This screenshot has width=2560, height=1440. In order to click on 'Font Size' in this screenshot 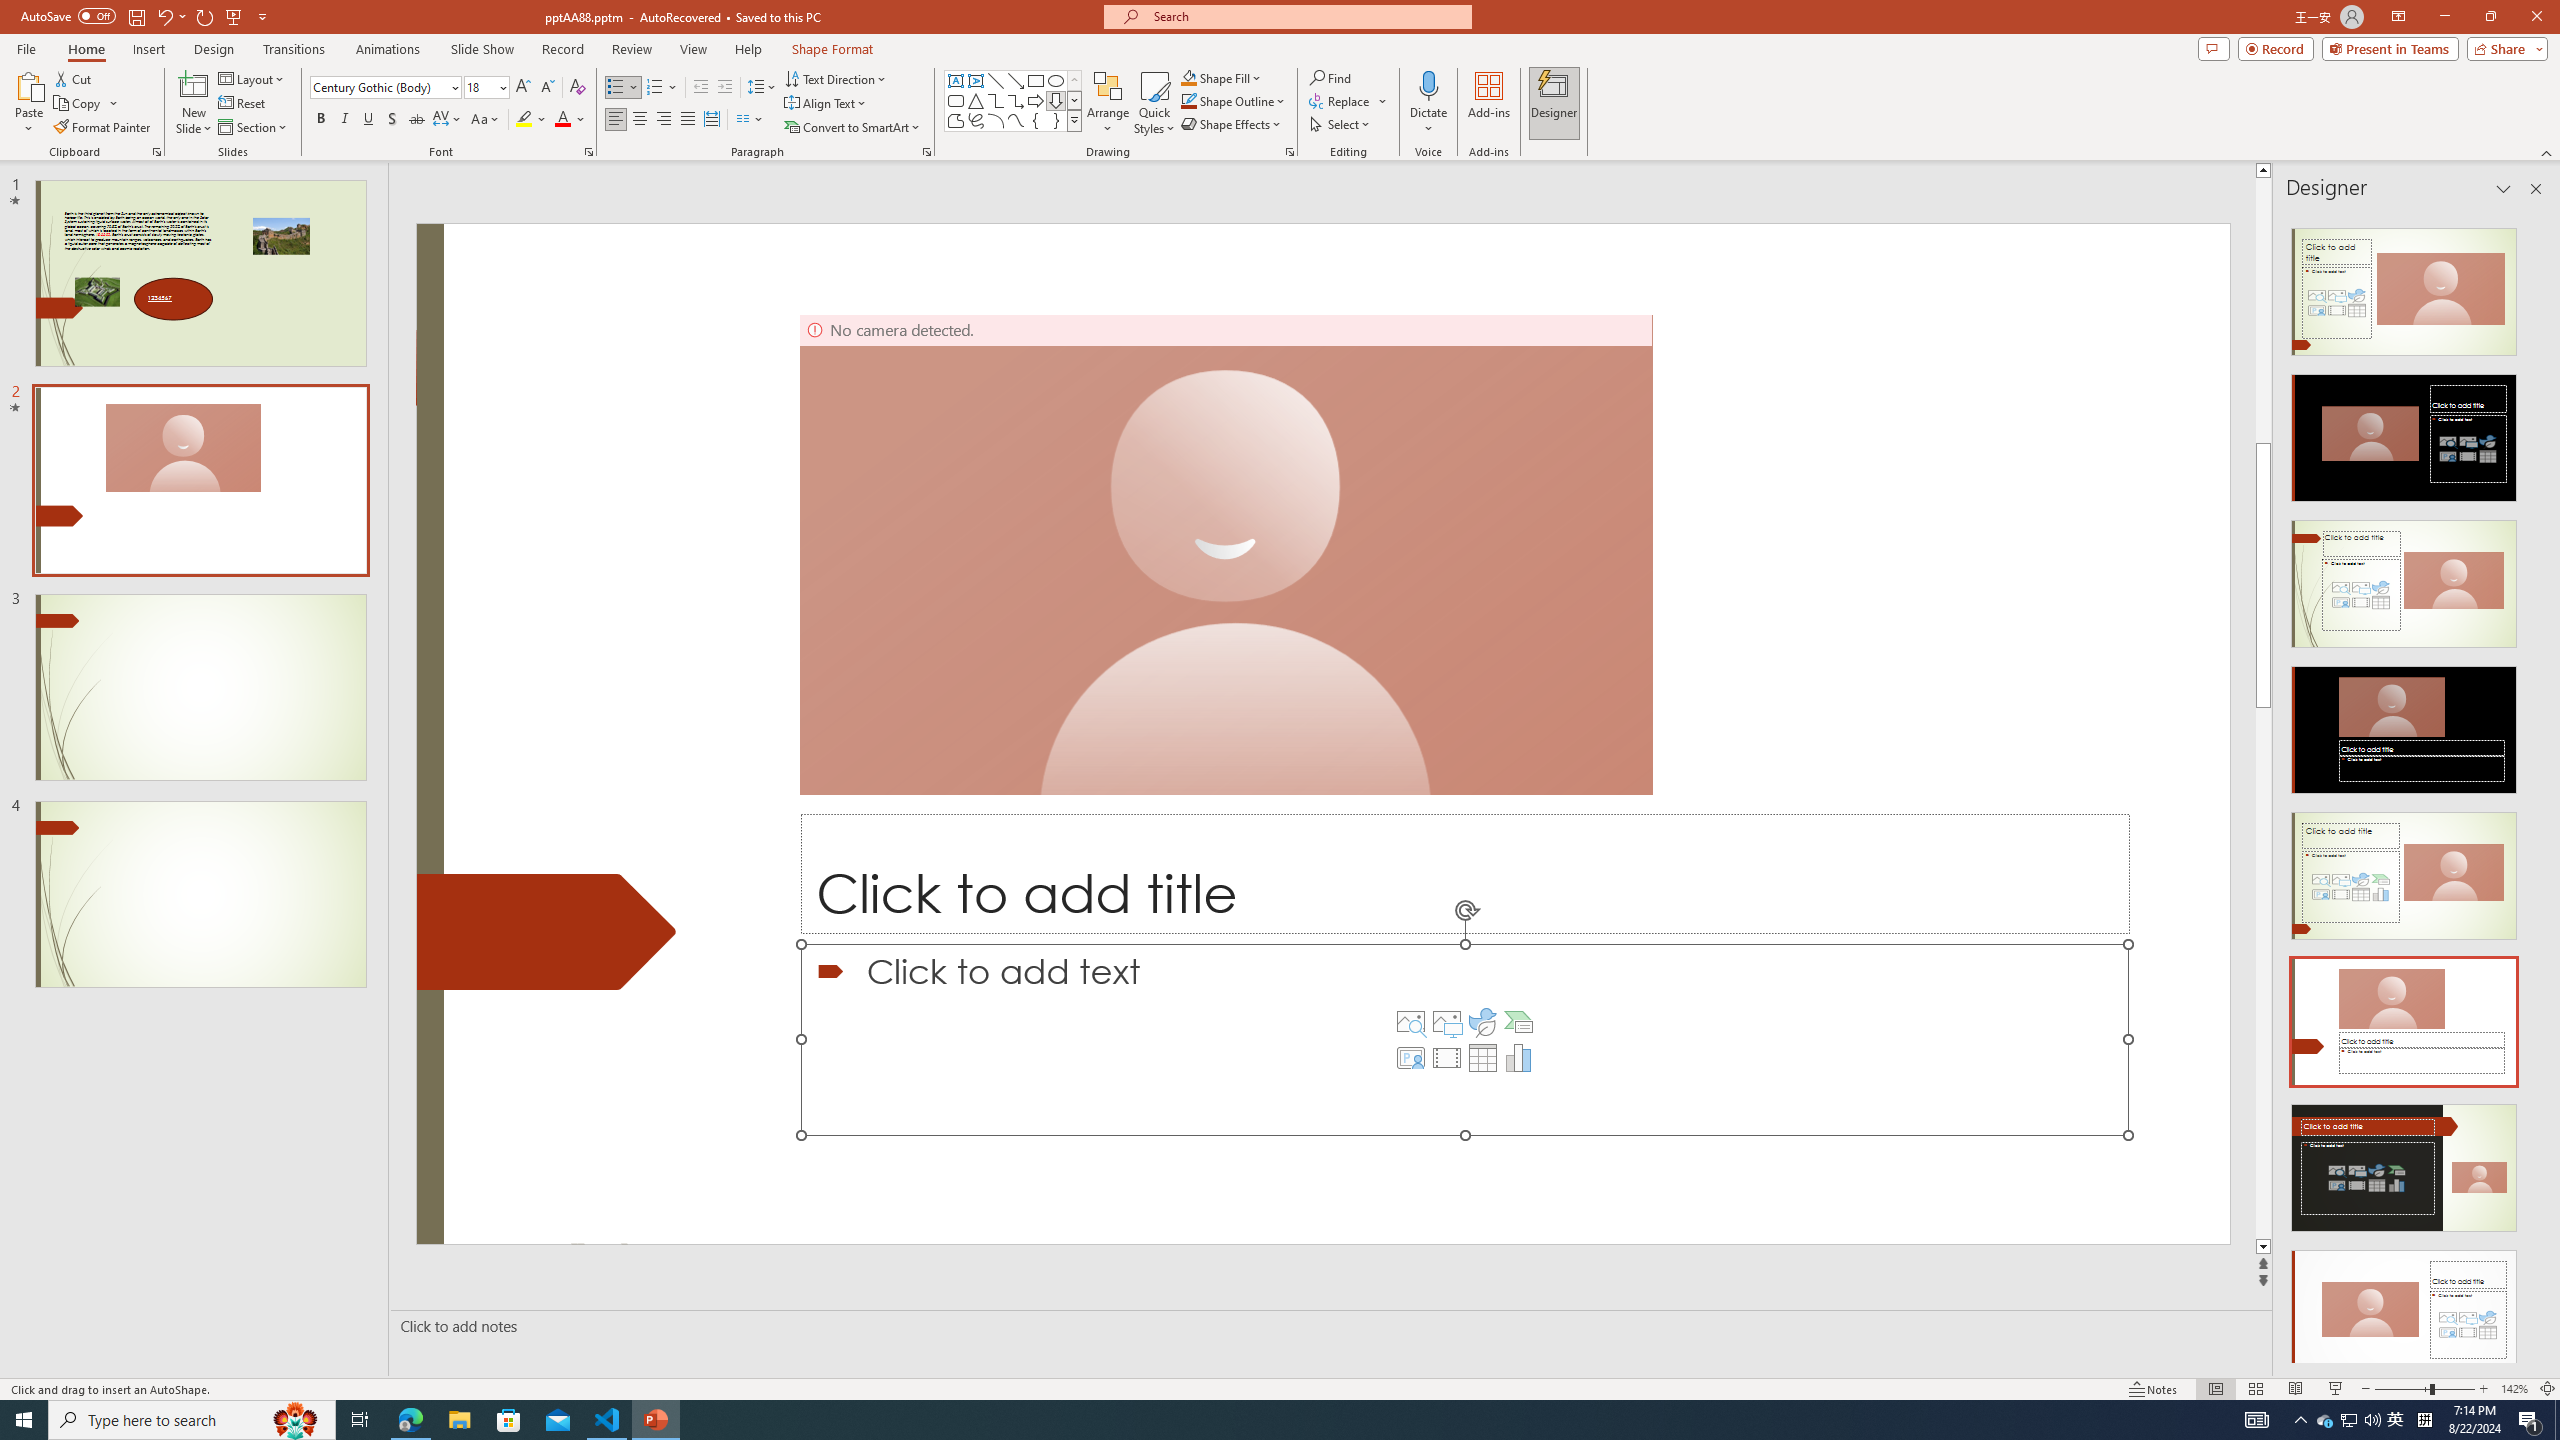, I will do `click(485, 87)`.